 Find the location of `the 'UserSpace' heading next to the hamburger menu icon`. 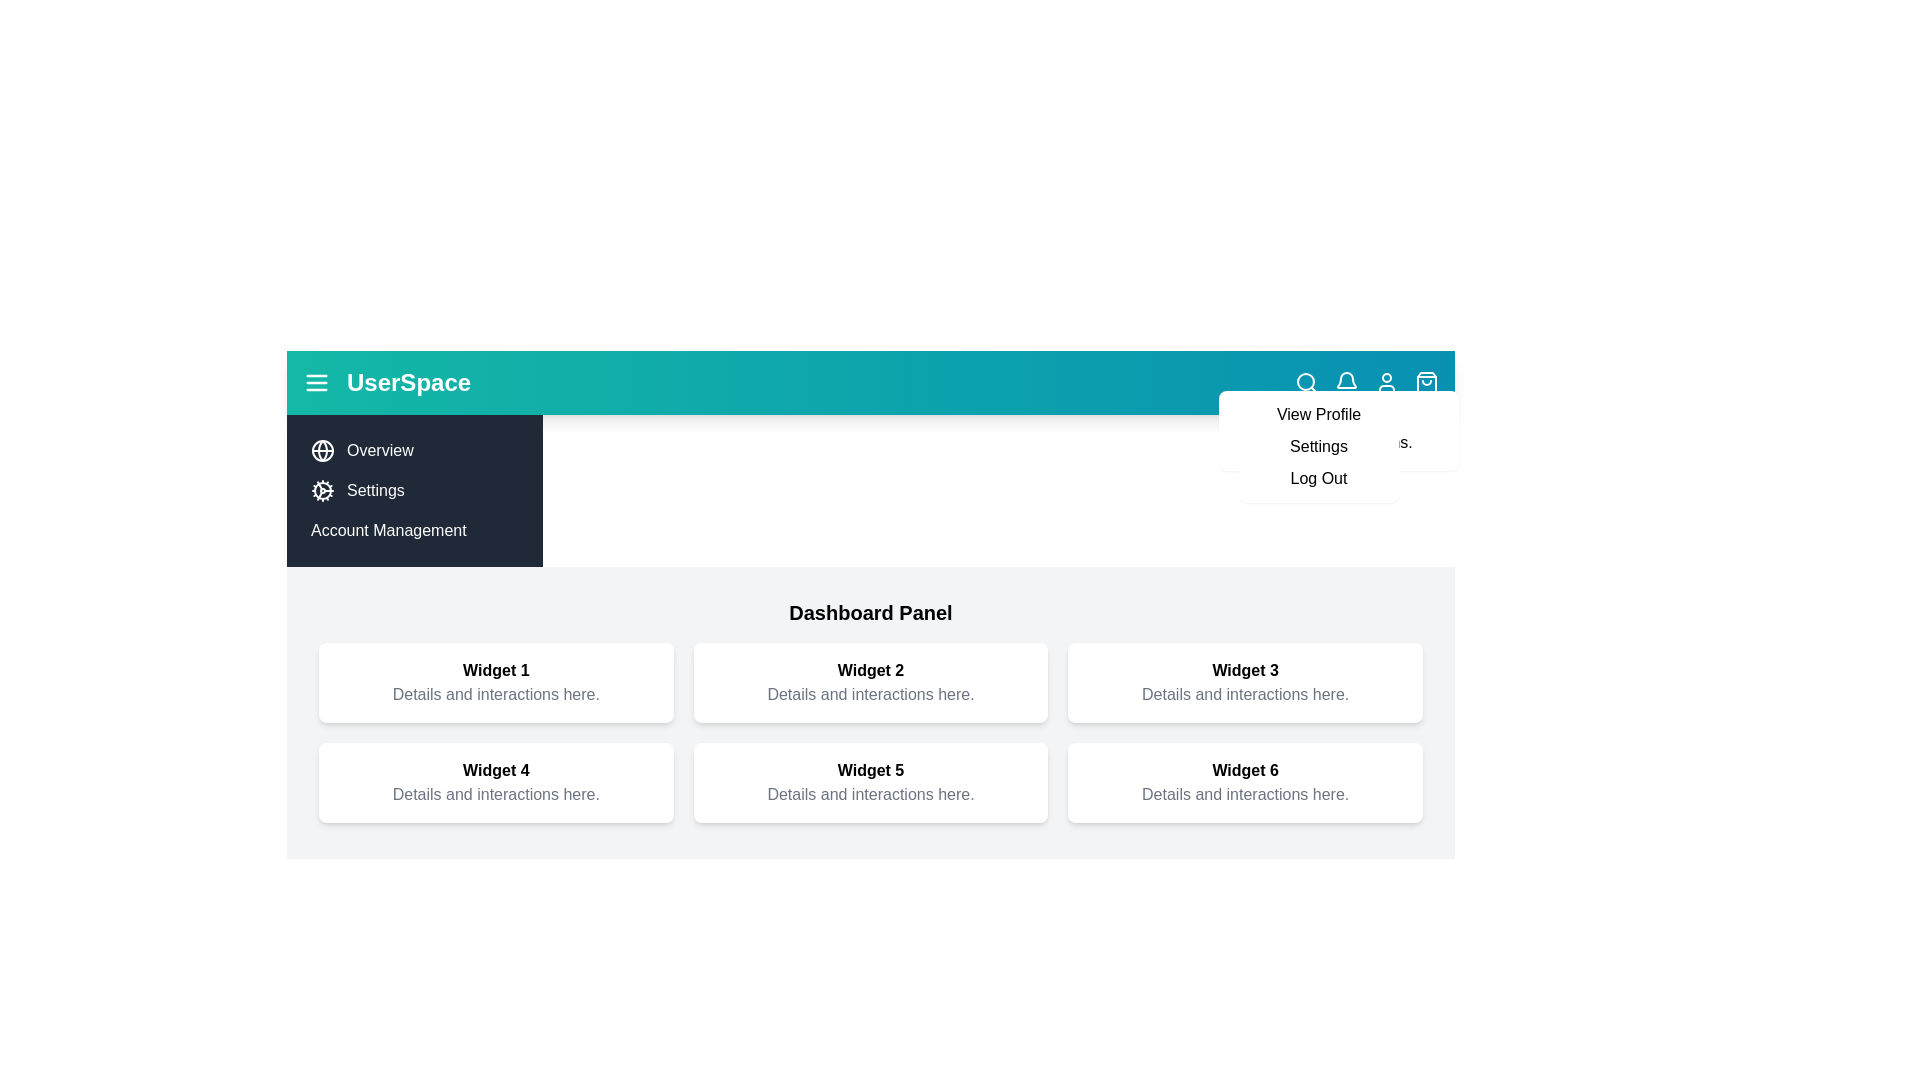

the 'UserSpace' heading next to the hamburger menu icon is located at coordinates (387, 382).